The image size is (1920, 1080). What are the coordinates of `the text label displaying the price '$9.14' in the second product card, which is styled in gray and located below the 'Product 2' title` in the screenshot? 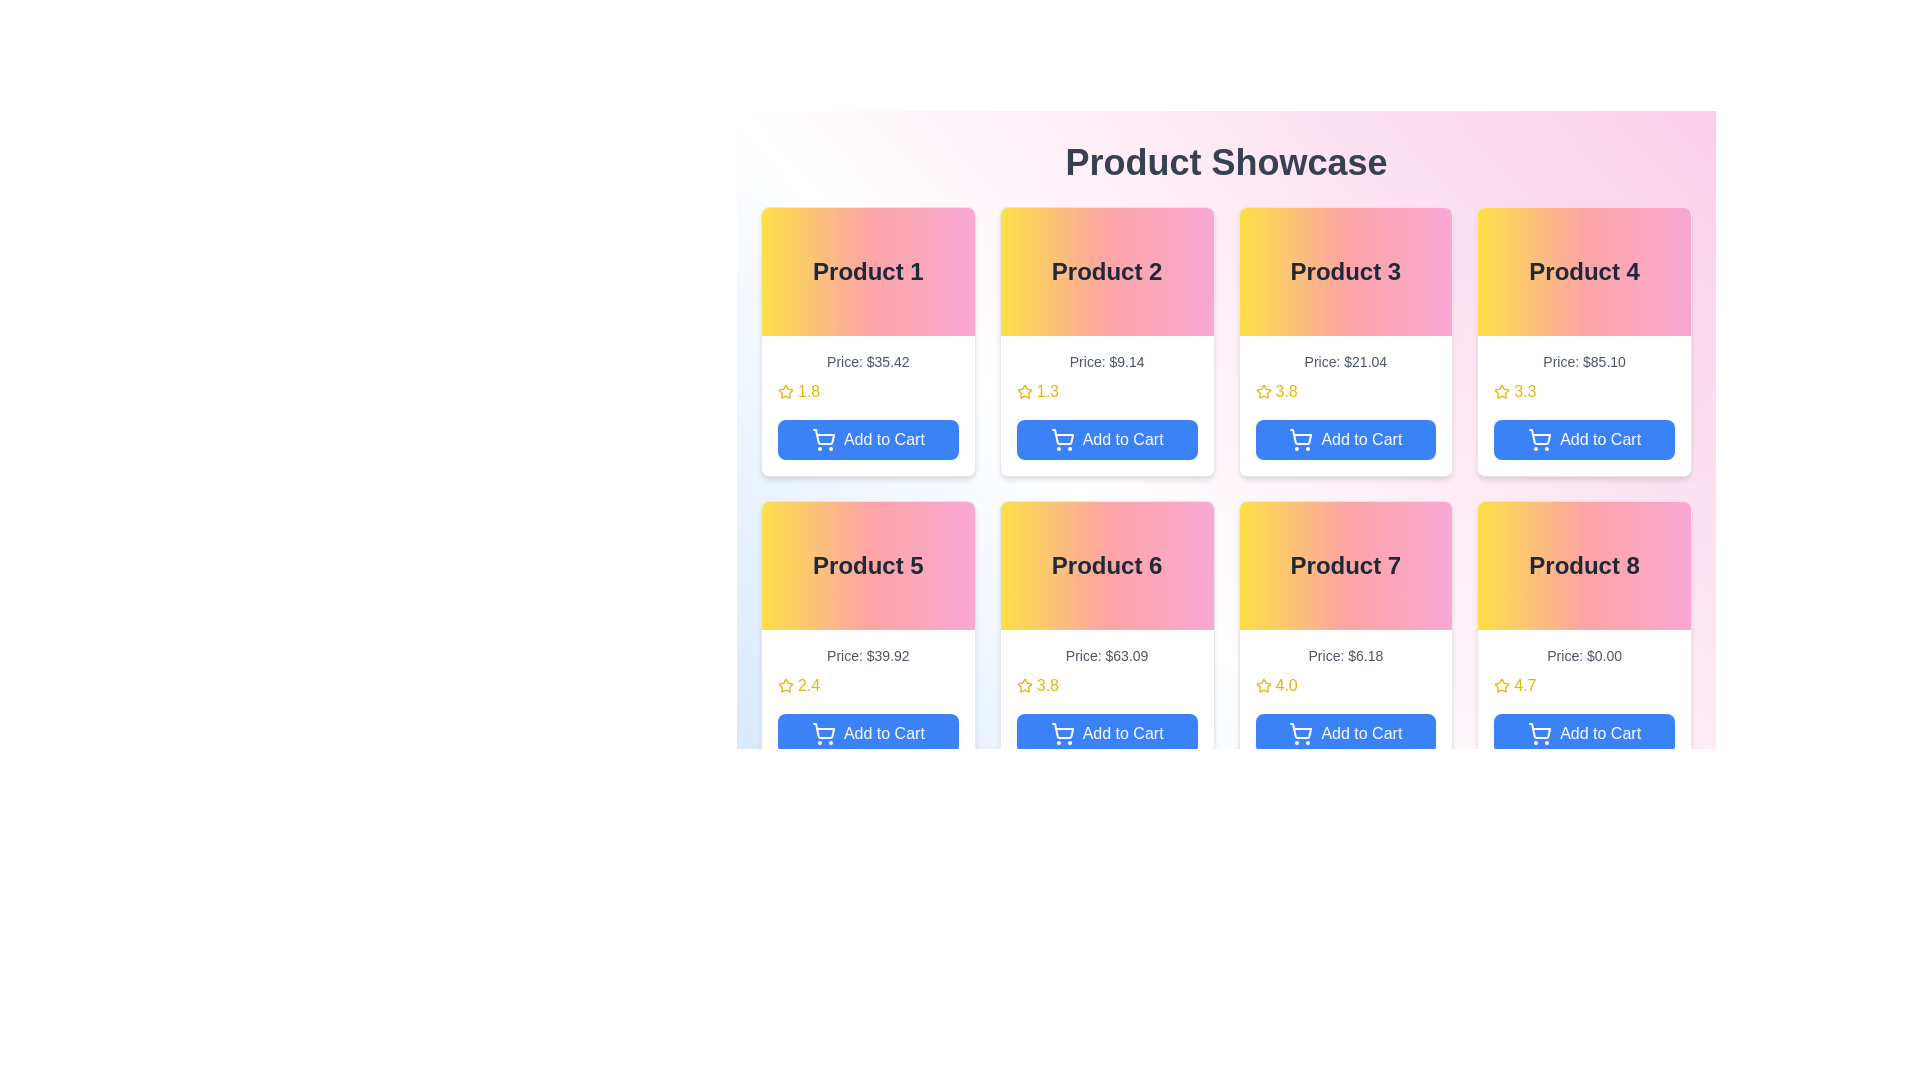 It's located at (1106, 362).